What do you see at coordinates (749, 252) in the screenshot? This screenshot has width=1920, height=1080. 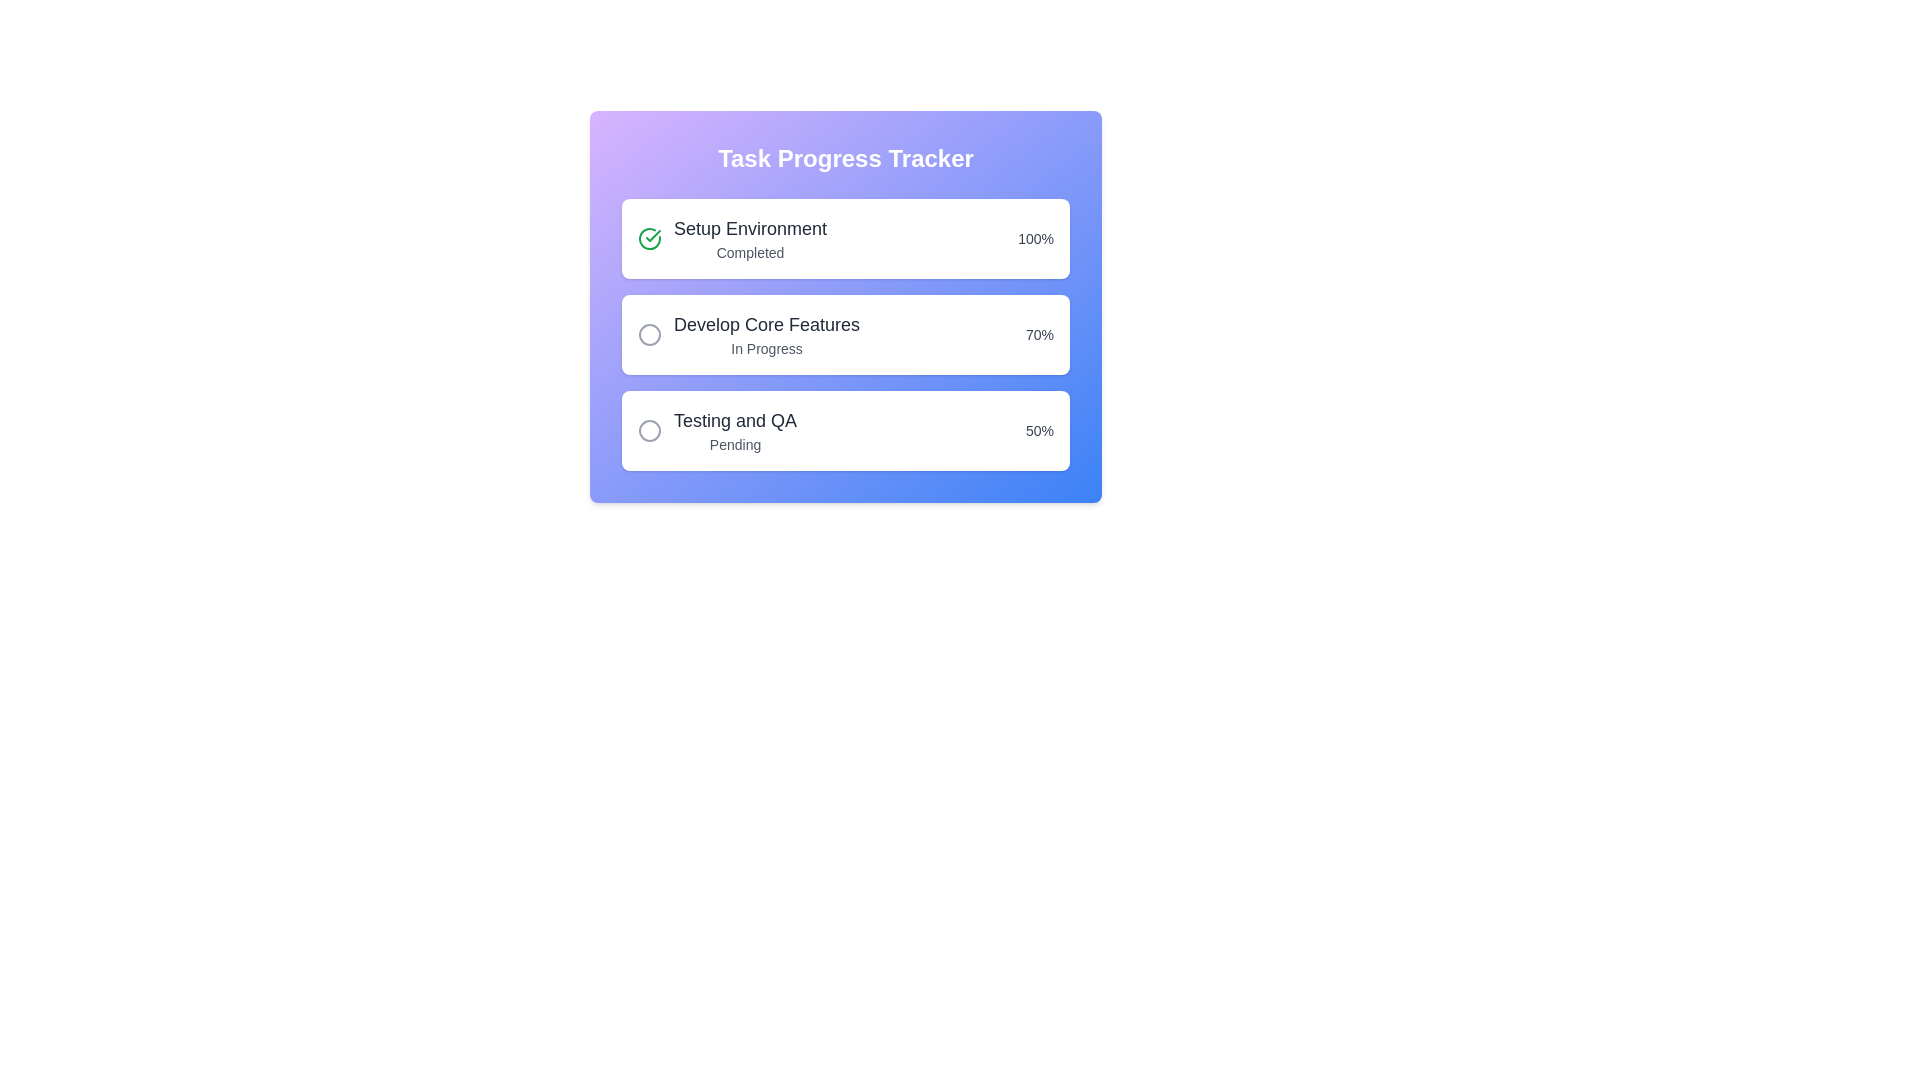 I see `the informational Text label that indicates the completion status of the 'Setup Environment' task in the progress tracker` at bounding box center [749, 252].